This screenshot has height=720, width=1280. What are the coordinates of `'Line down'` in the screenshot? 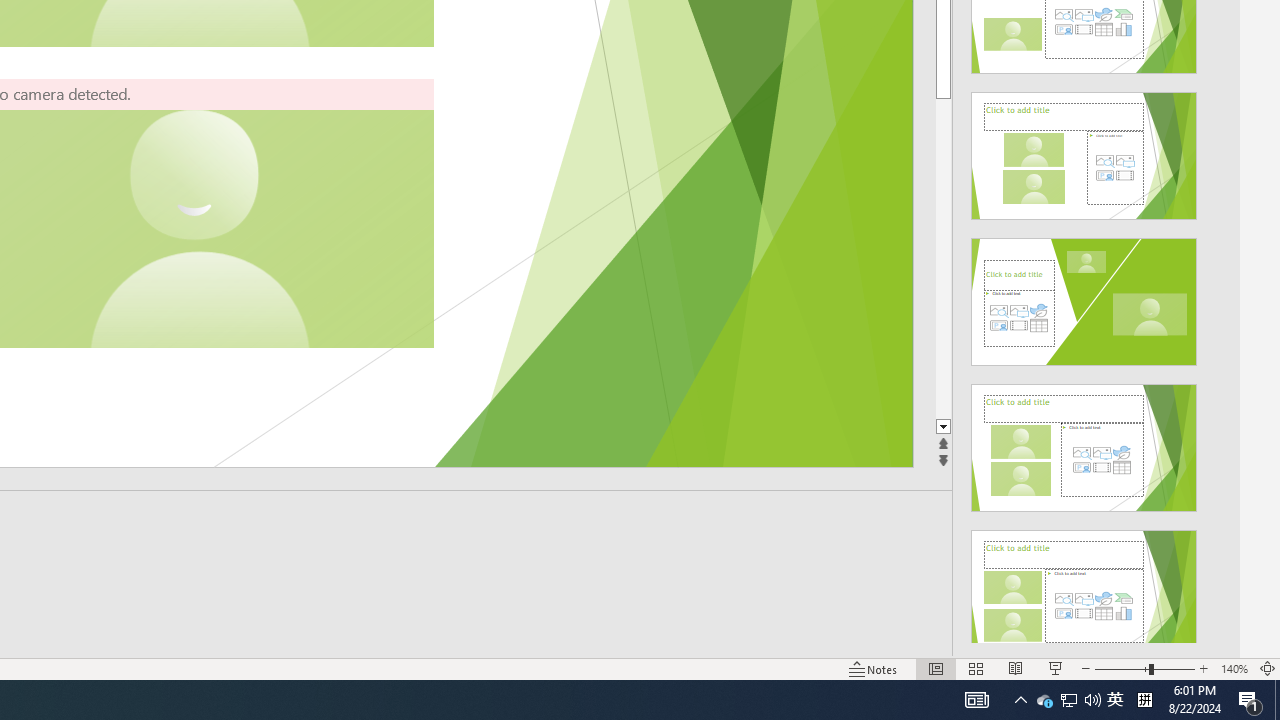 It's located at (942, 426).